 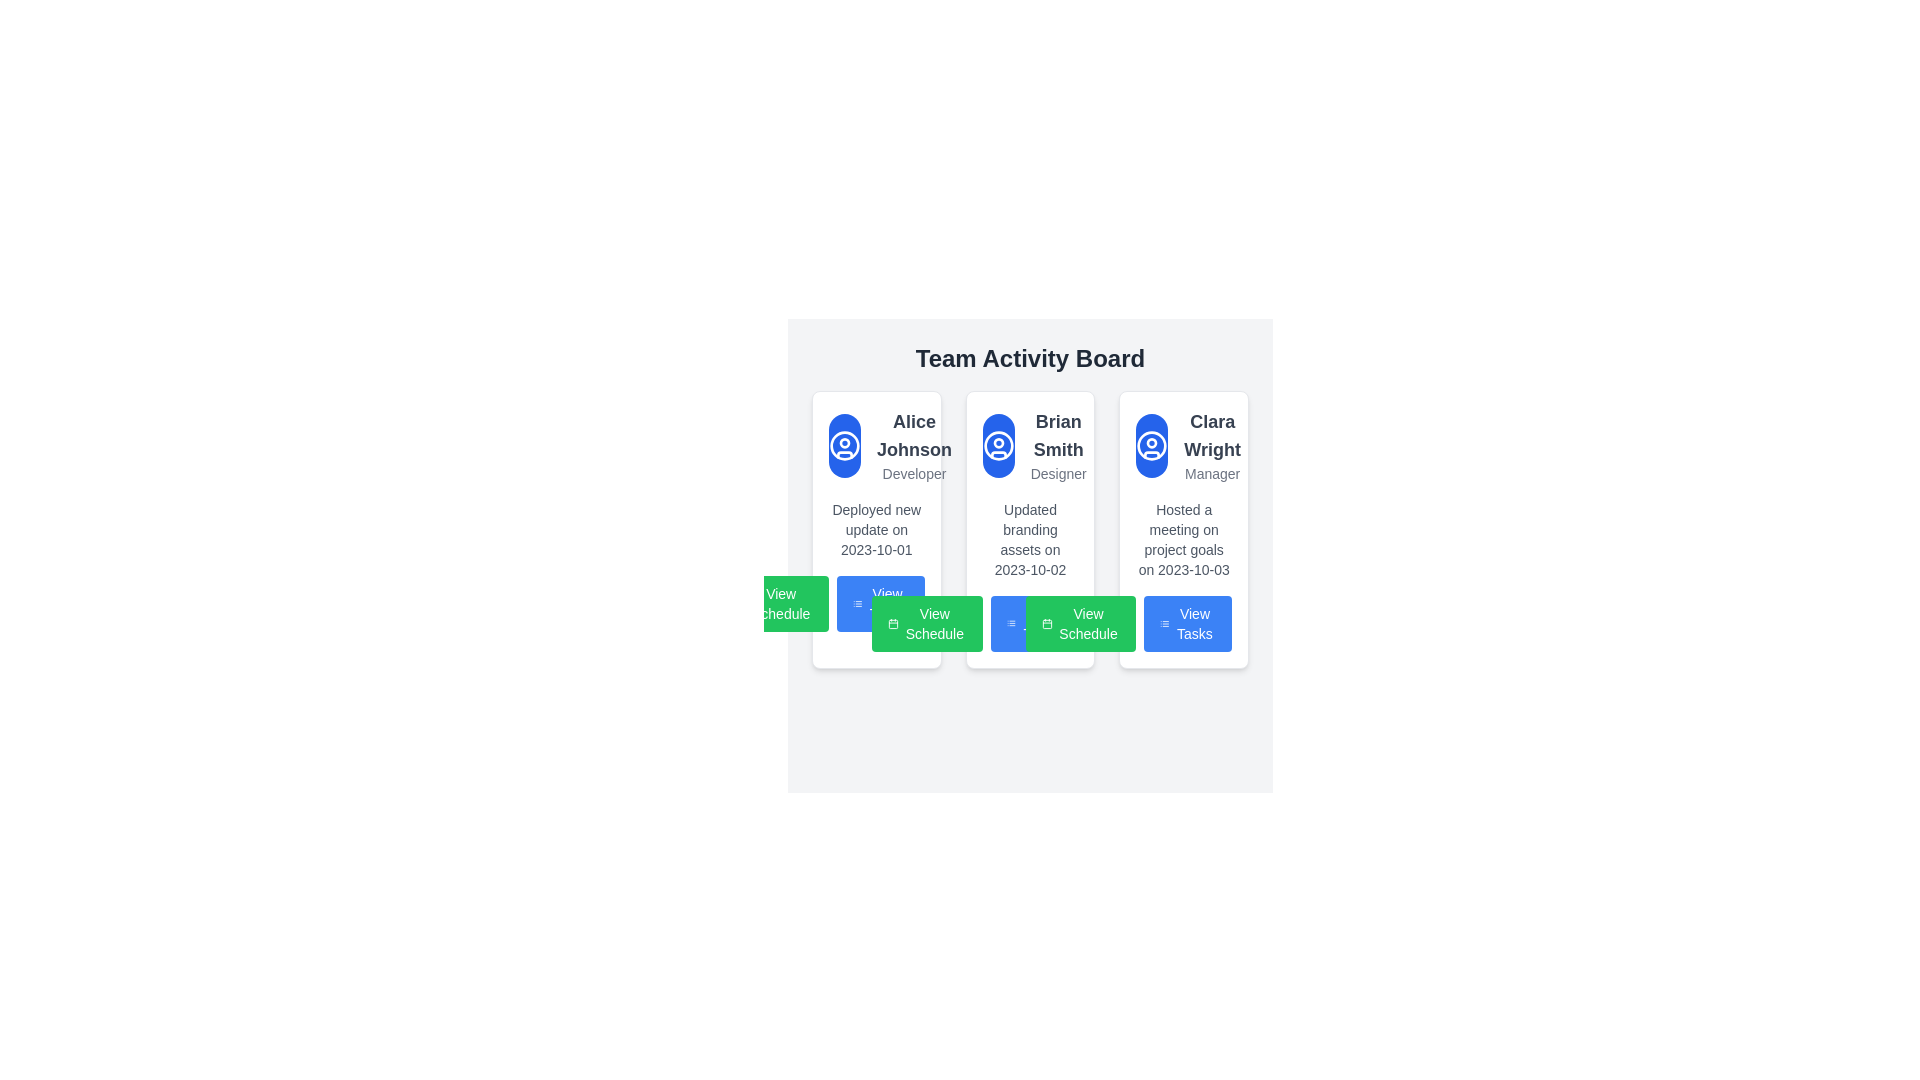 What do you see at coordinates (876, 445) in the screenshot?
I see `the User Profile Display element that features a circular icon with a blue background and the name 'Alice Johnson' in bold font, along with the title 'Developer' below it` at bounding box center [876, 445].